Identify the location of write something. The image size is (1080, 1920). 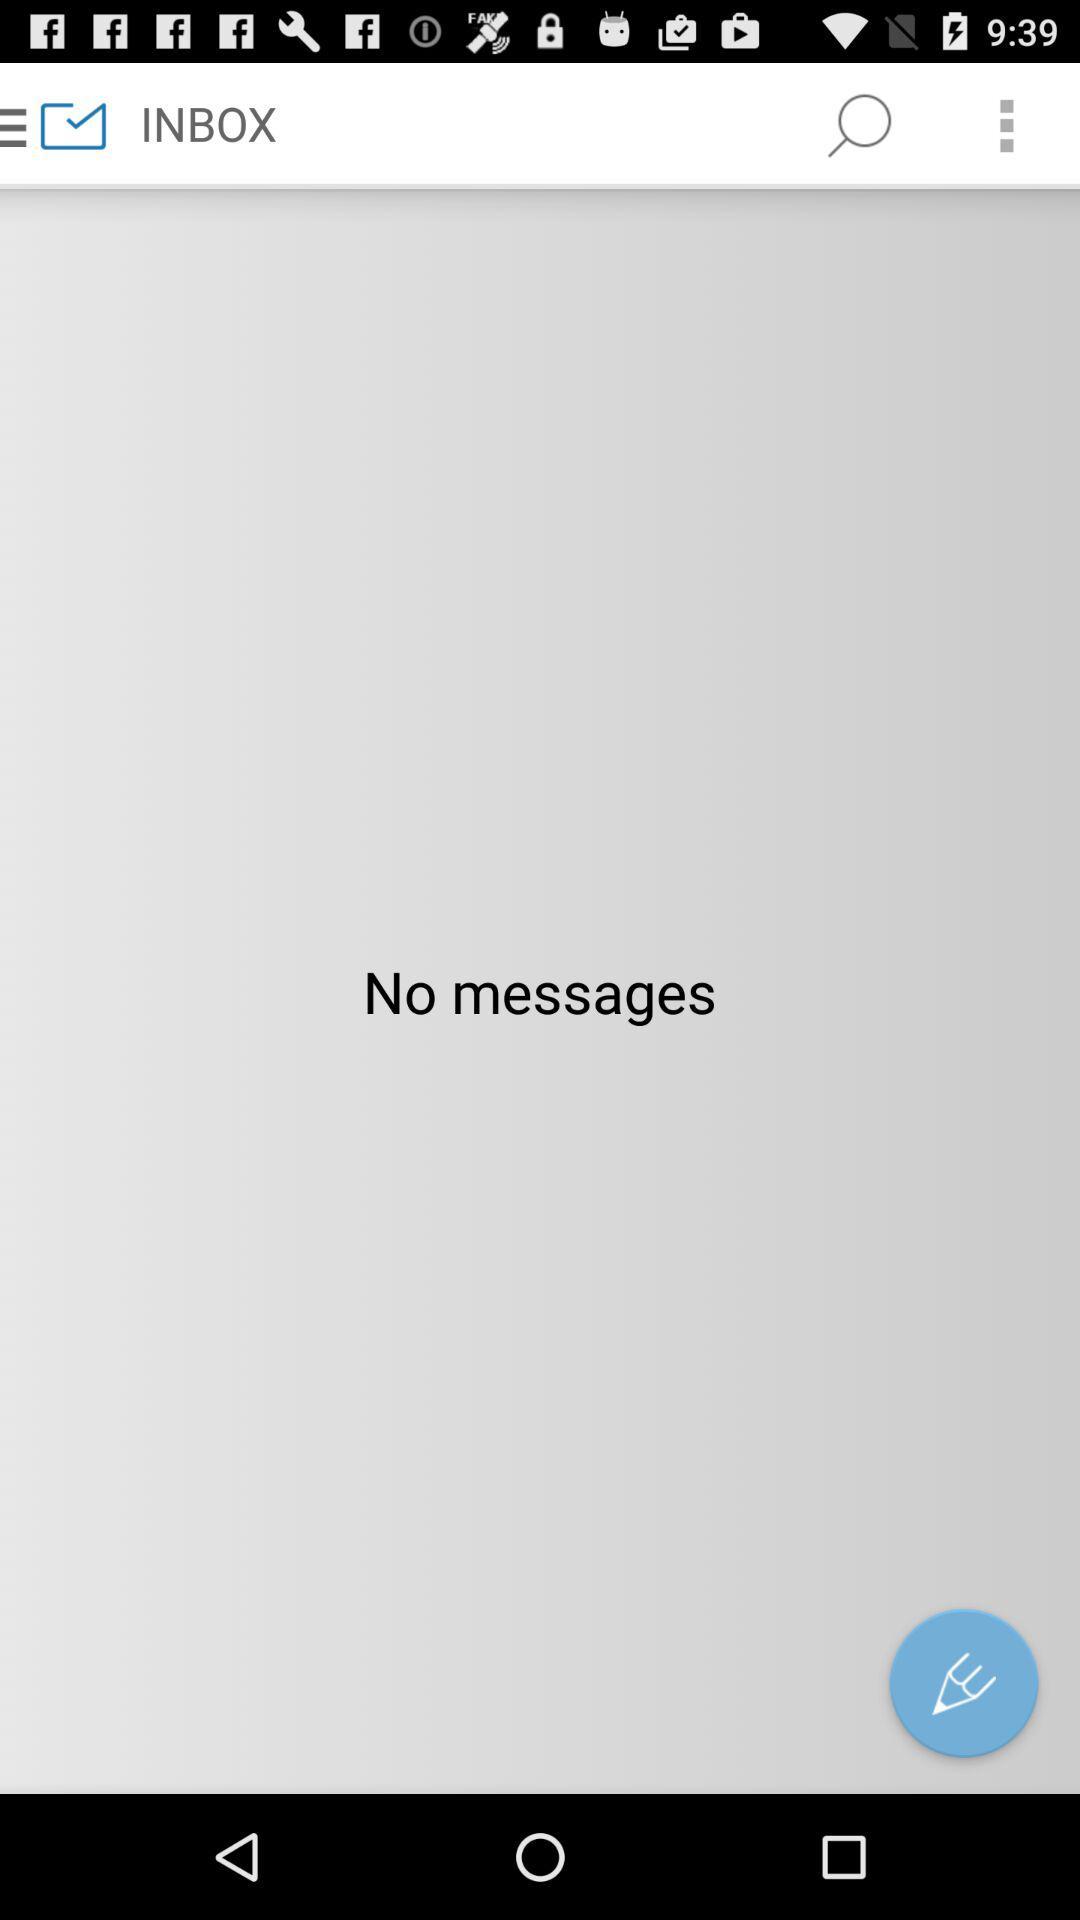
(963, 1687).